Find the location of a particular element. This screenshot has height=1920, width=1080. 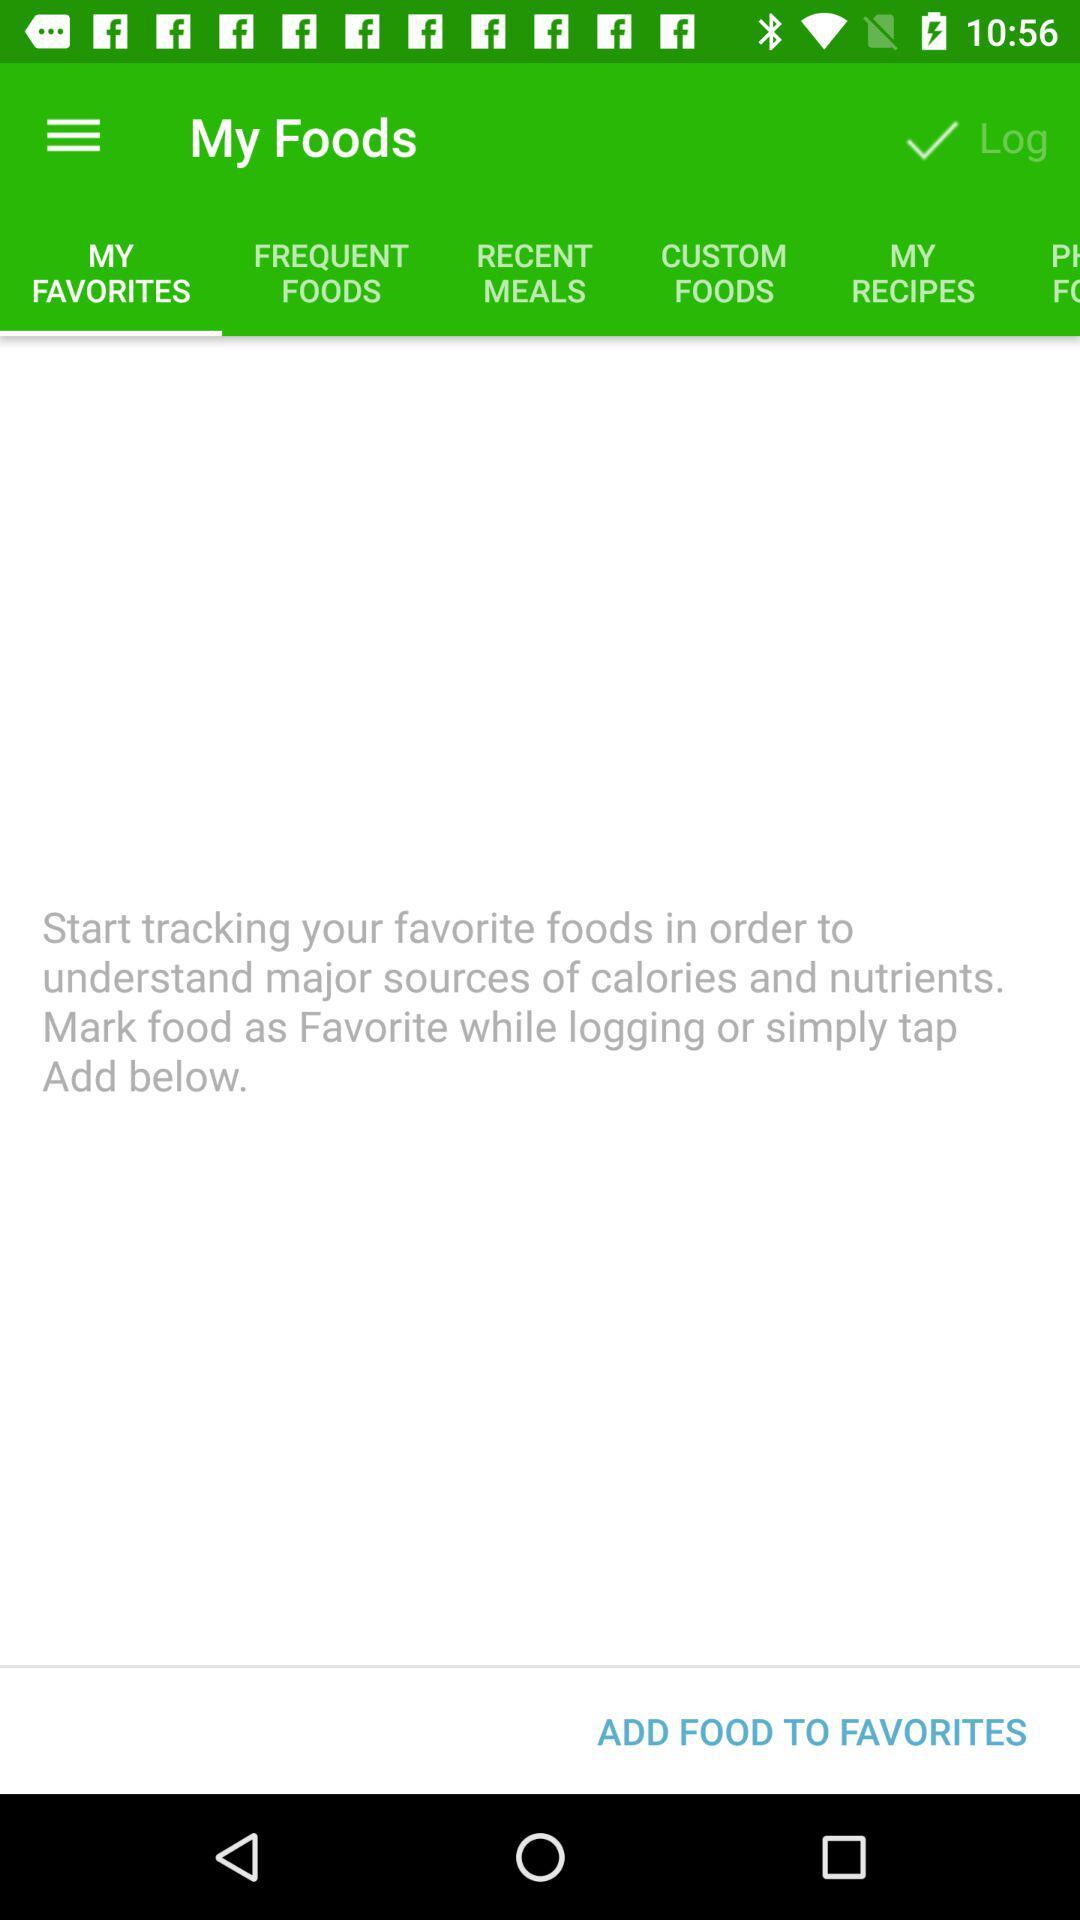

the button below the text is located at coordinates (812, 1730).